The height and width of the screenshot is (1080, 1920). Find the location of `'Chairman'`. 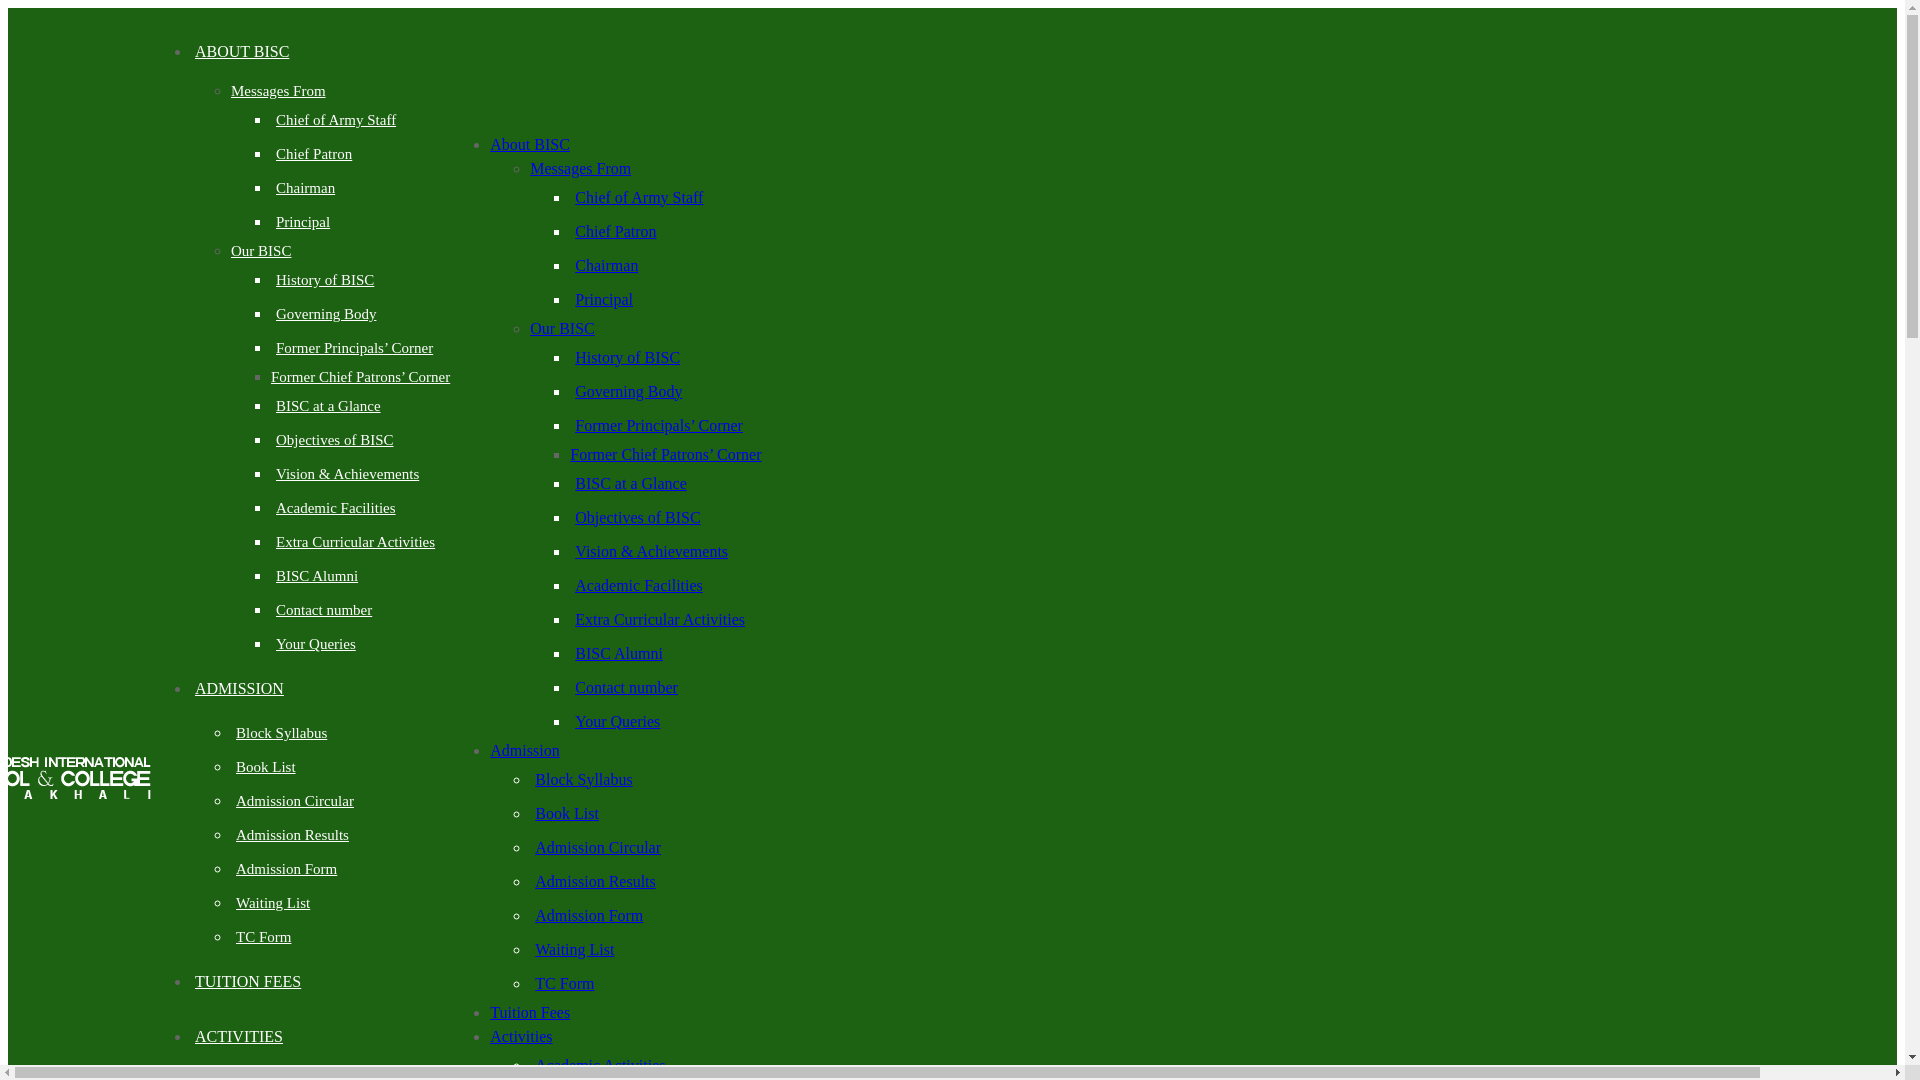

'Chairman' is located at coordinates (304, 188).